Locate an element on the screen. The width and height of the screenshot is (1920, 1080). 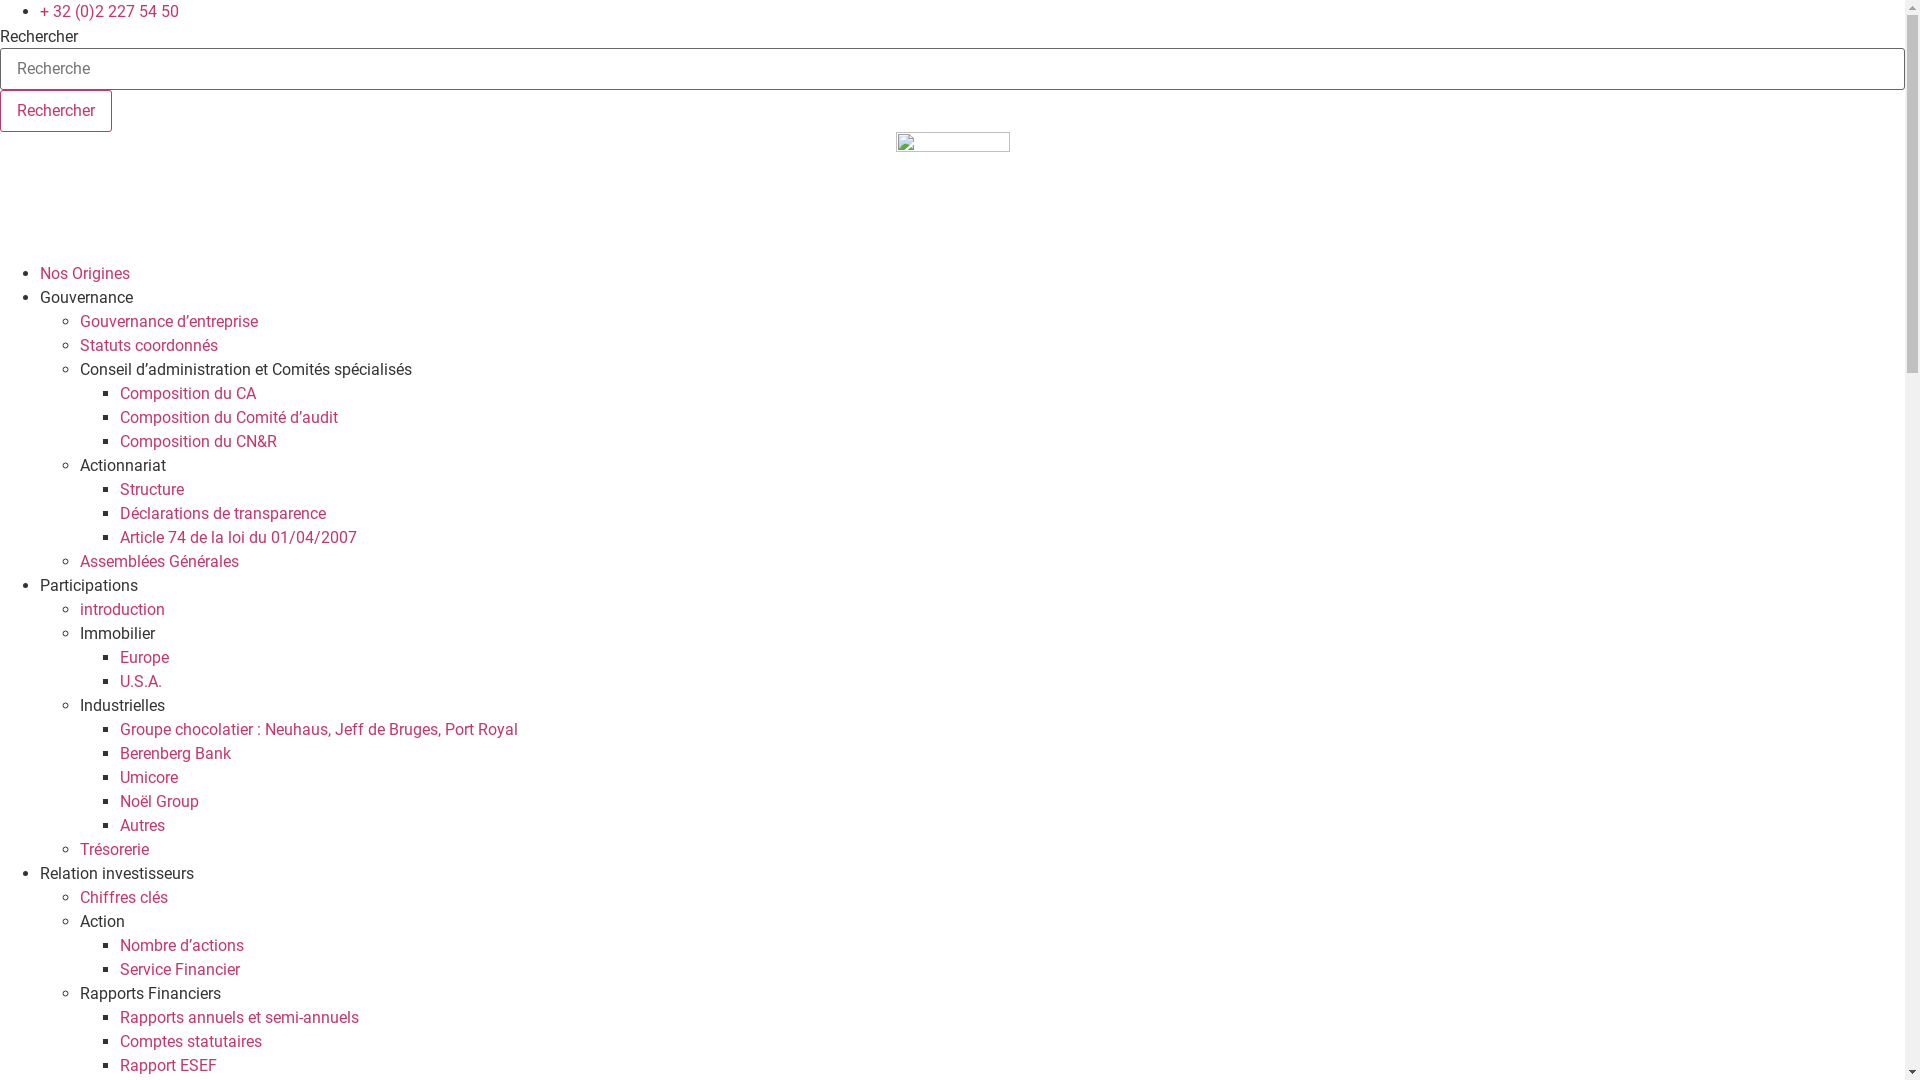
'Comptes statutaires' is located at coordinates (191, 1040).